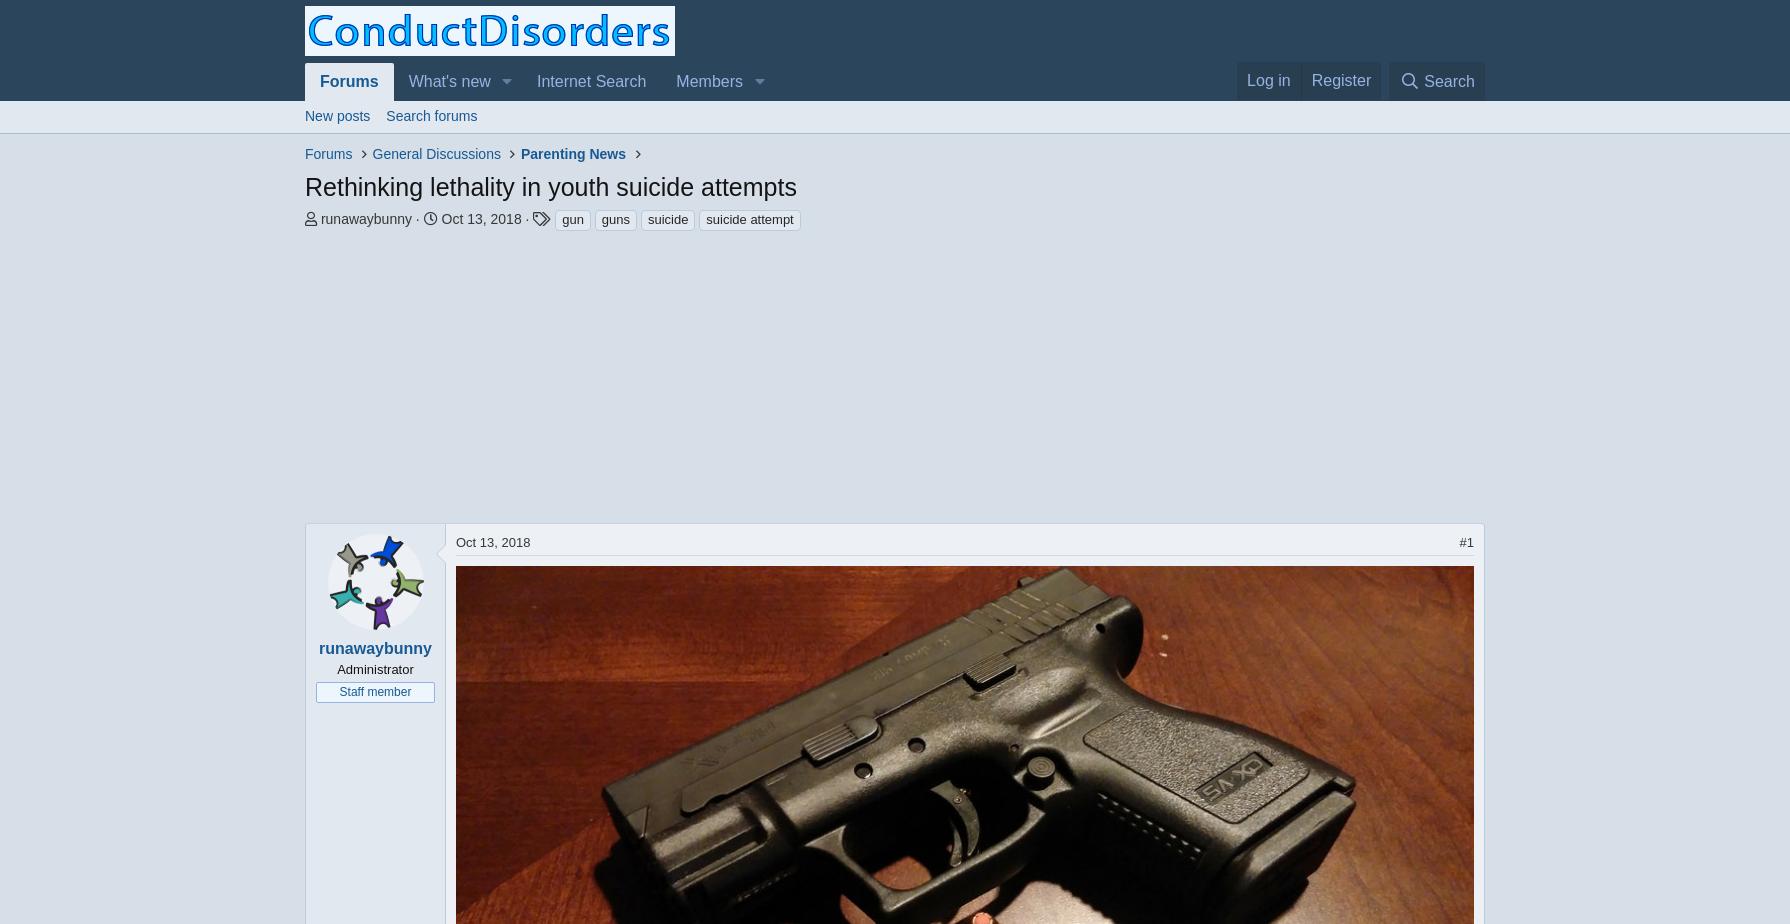 This screenshot has width=1790, height=924. Describe the element at coordinates (1448, 81) in the screenshot. I see `'Search'` at that location.